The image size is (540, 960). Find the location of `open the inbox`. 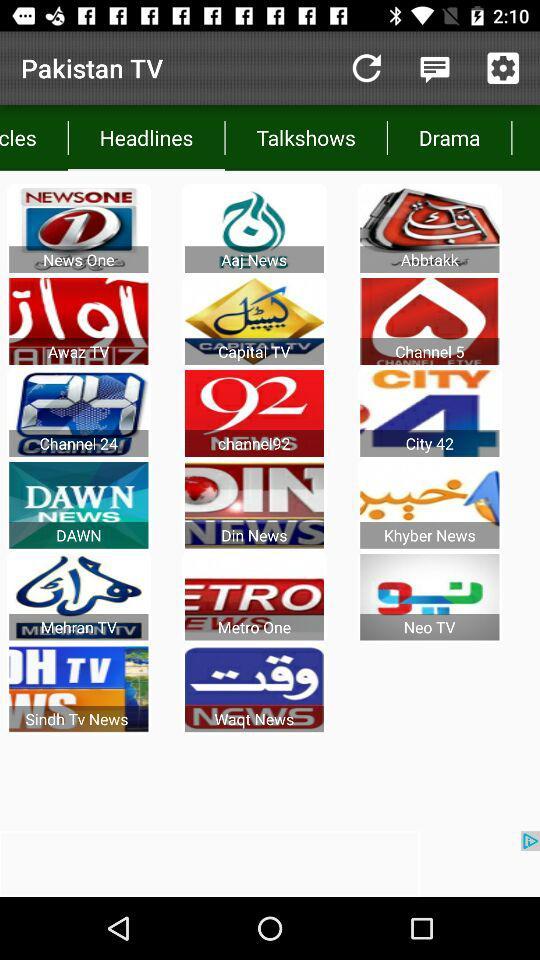

open the inbox is located at coordinates (434, 68).